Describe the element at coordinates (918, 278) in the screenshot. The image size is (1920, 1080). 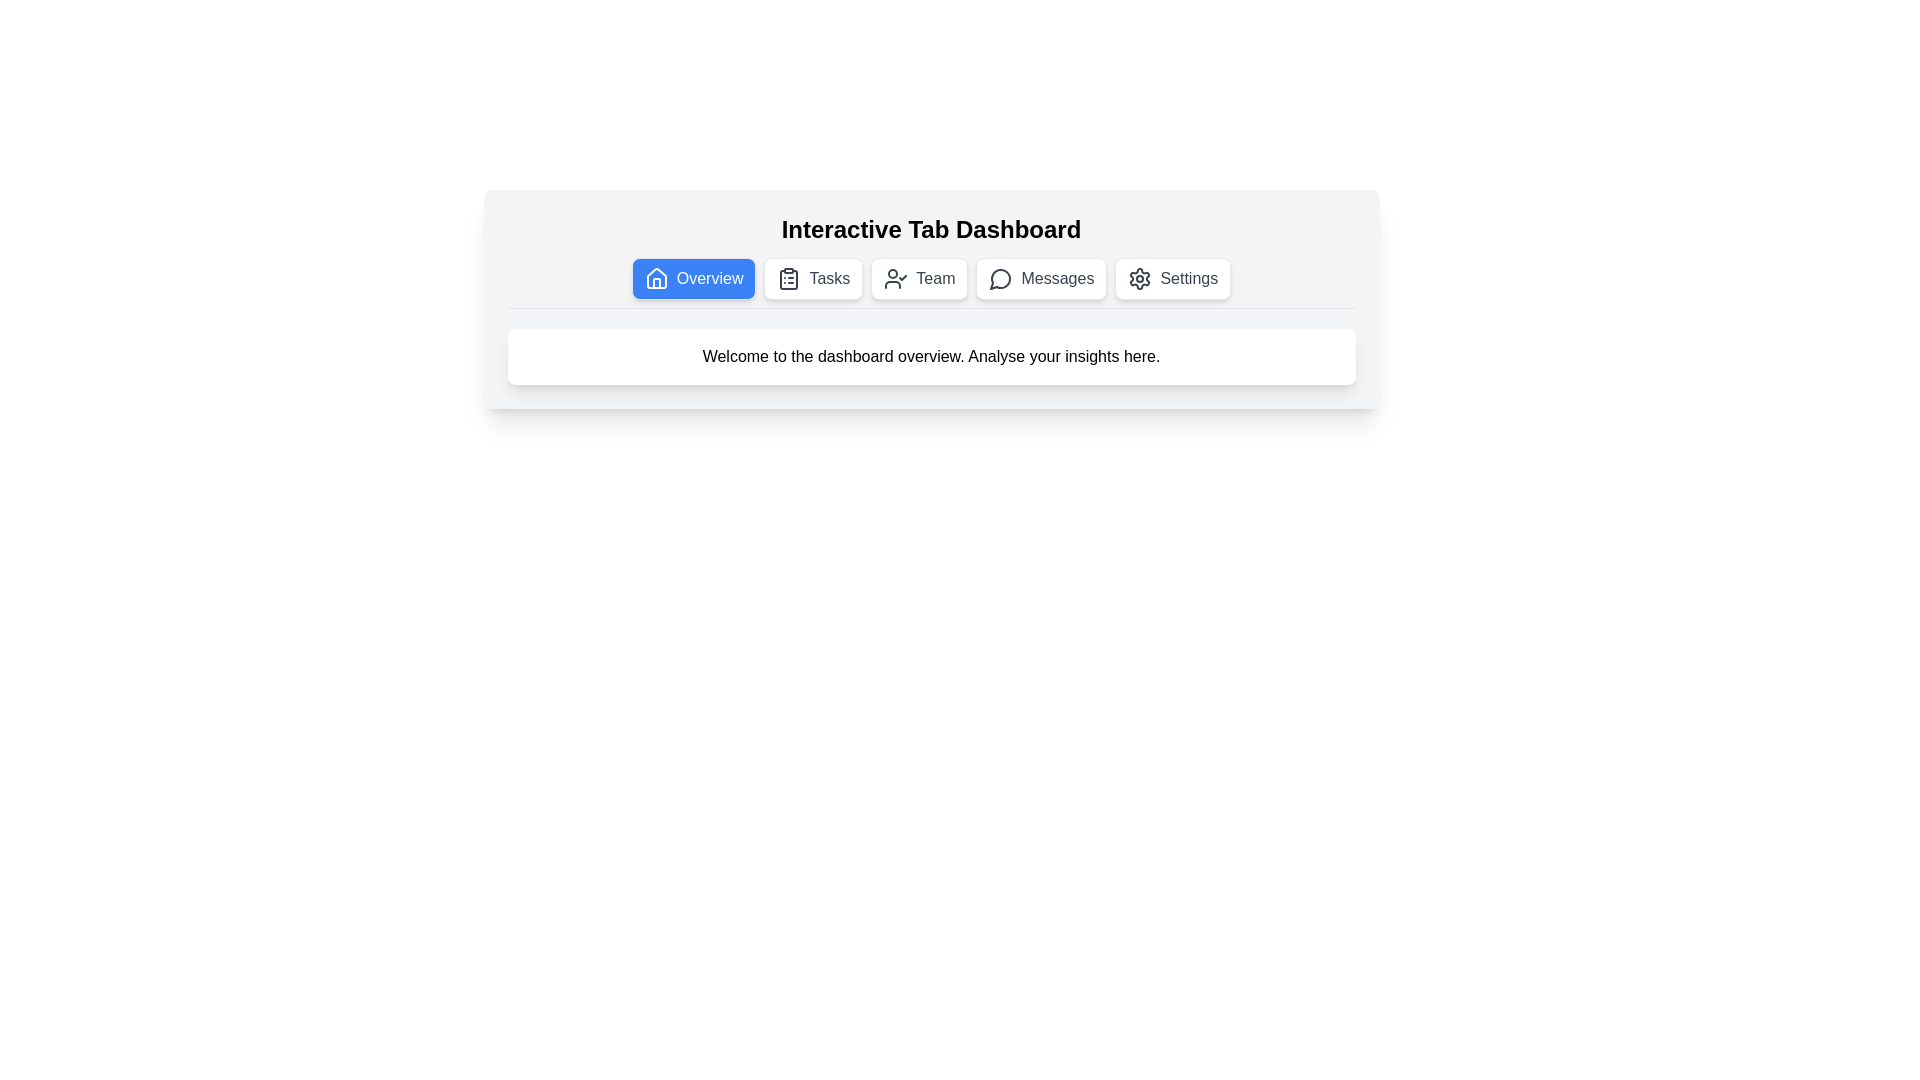
I see `the 'Team' button, which is the third button` at that location.